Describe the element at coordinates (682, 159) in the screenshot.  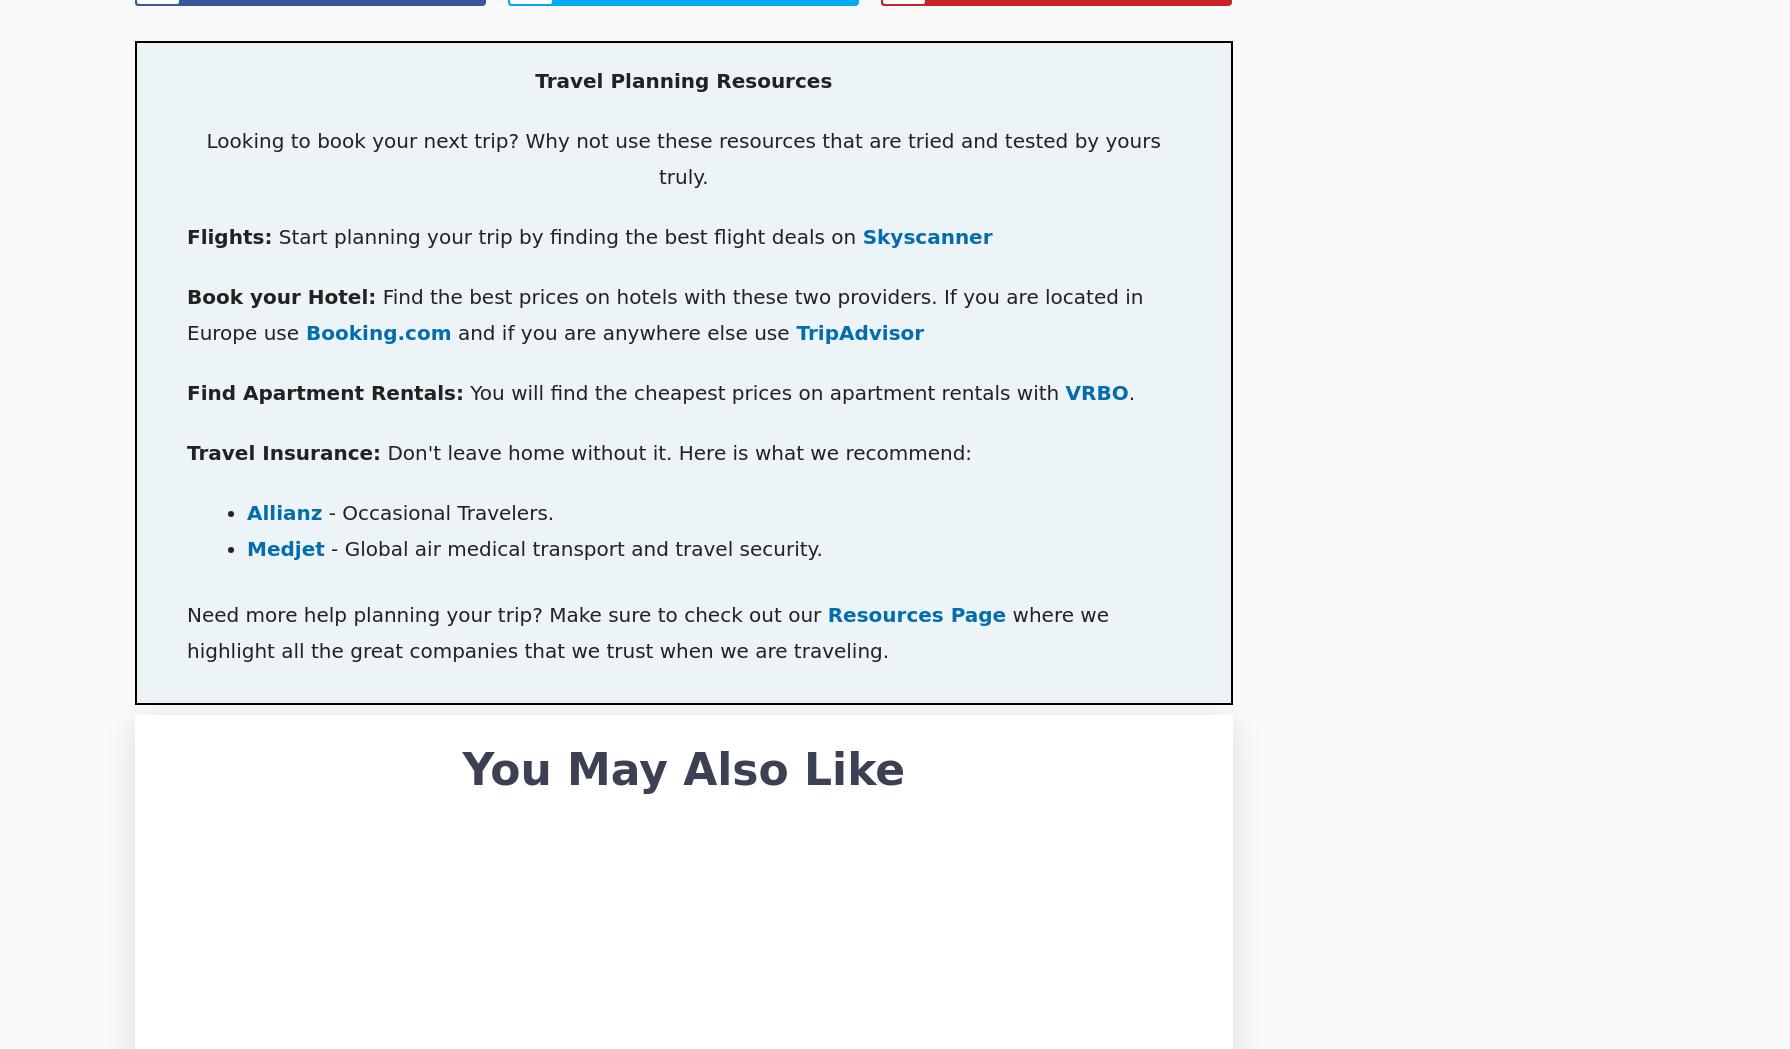
I see `'Looking to book your next trip? Why not use these resources that are tried and tested by yours truly.'` at that location.